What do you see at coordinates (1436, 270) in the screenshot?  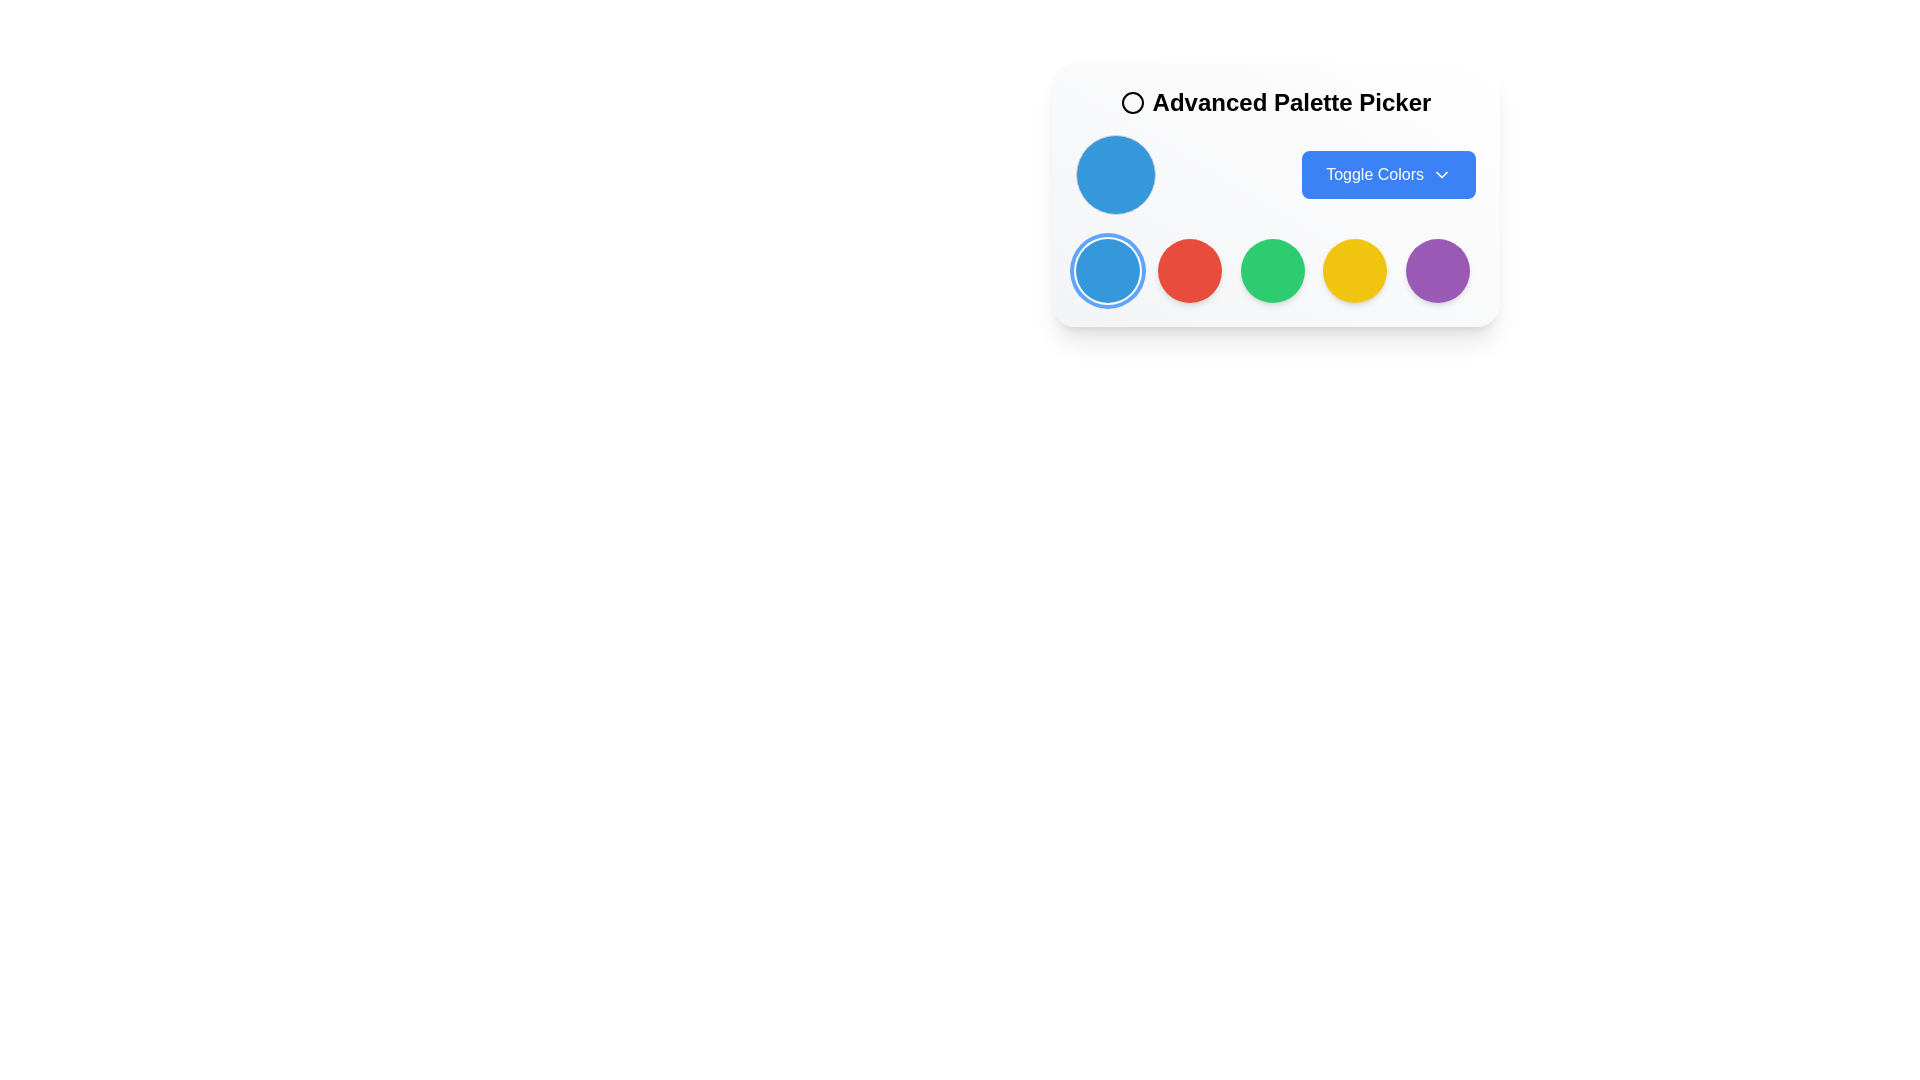 I see `the circular button with a purple background located at the bottom-right corner of the grid layout` at bounding box center [1436, 270].